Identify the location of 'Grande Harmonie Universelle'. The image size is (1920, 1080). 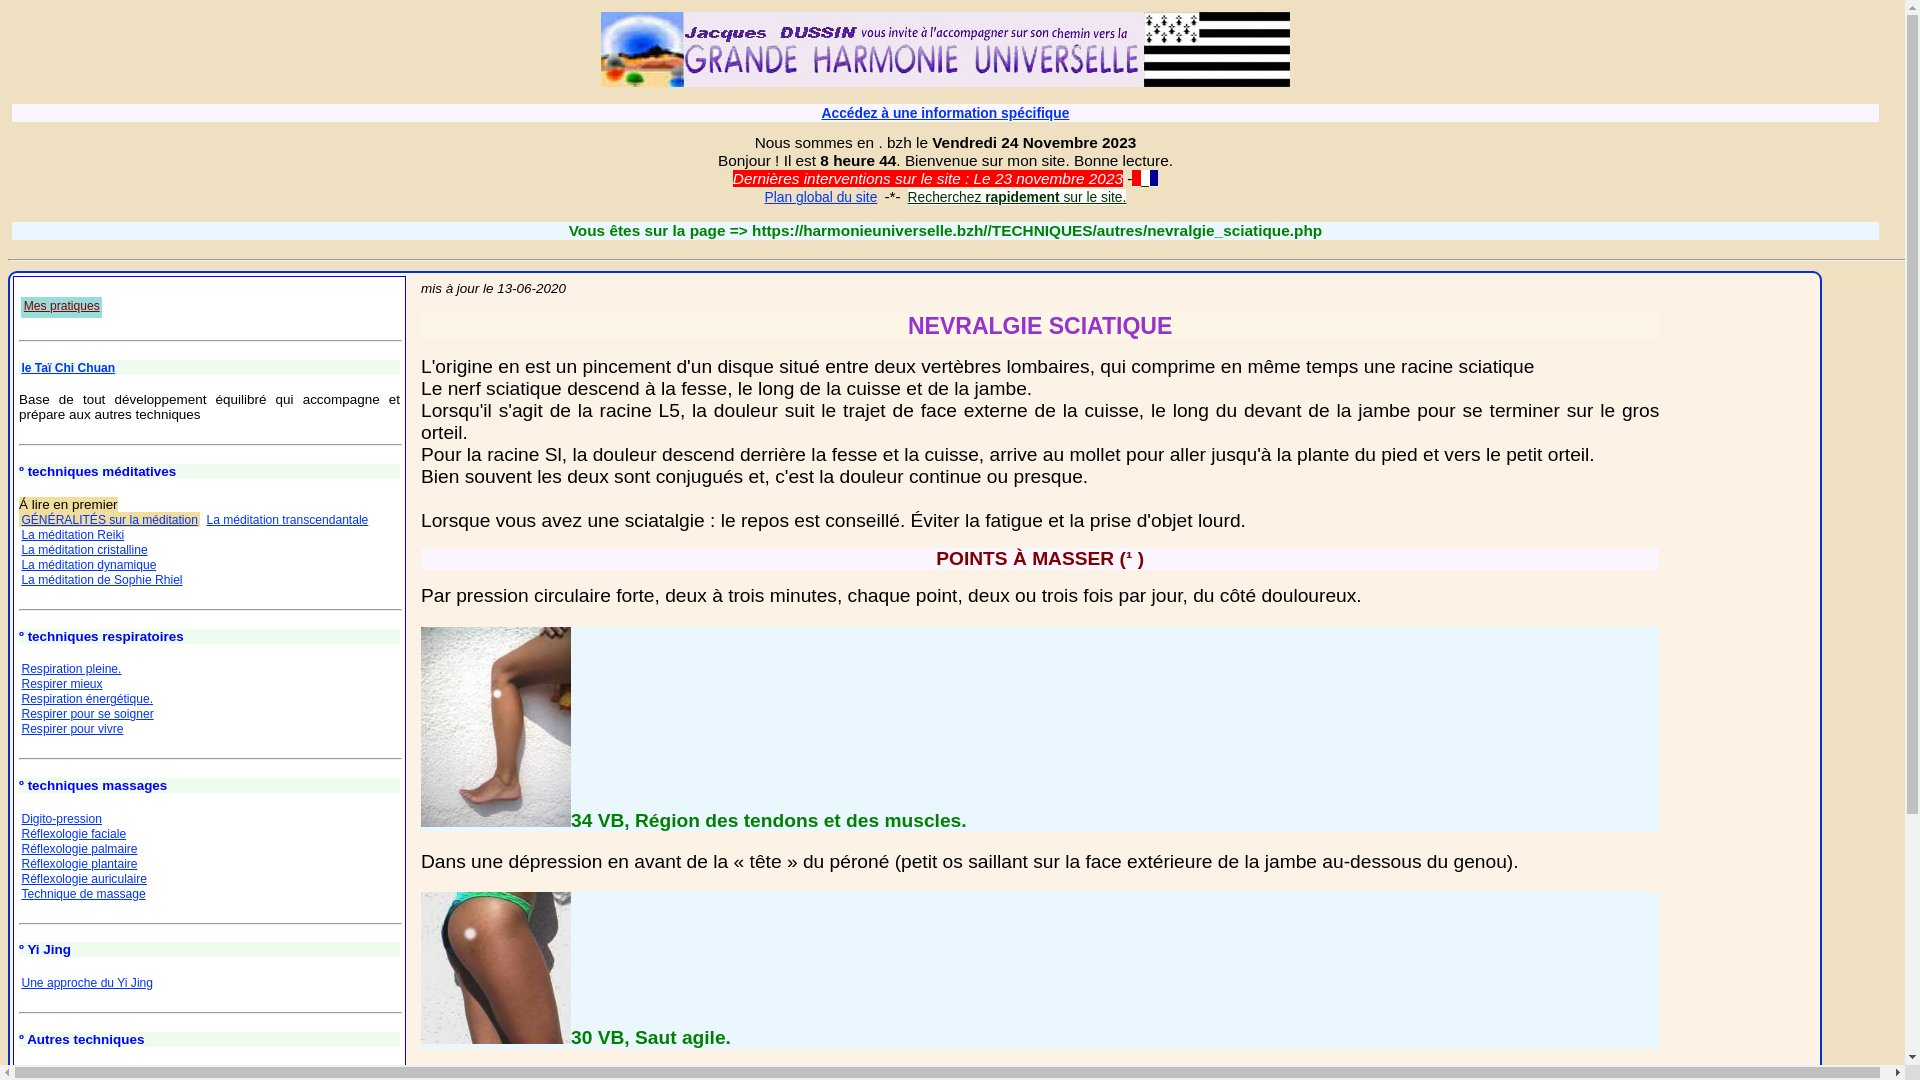
(944, 48).